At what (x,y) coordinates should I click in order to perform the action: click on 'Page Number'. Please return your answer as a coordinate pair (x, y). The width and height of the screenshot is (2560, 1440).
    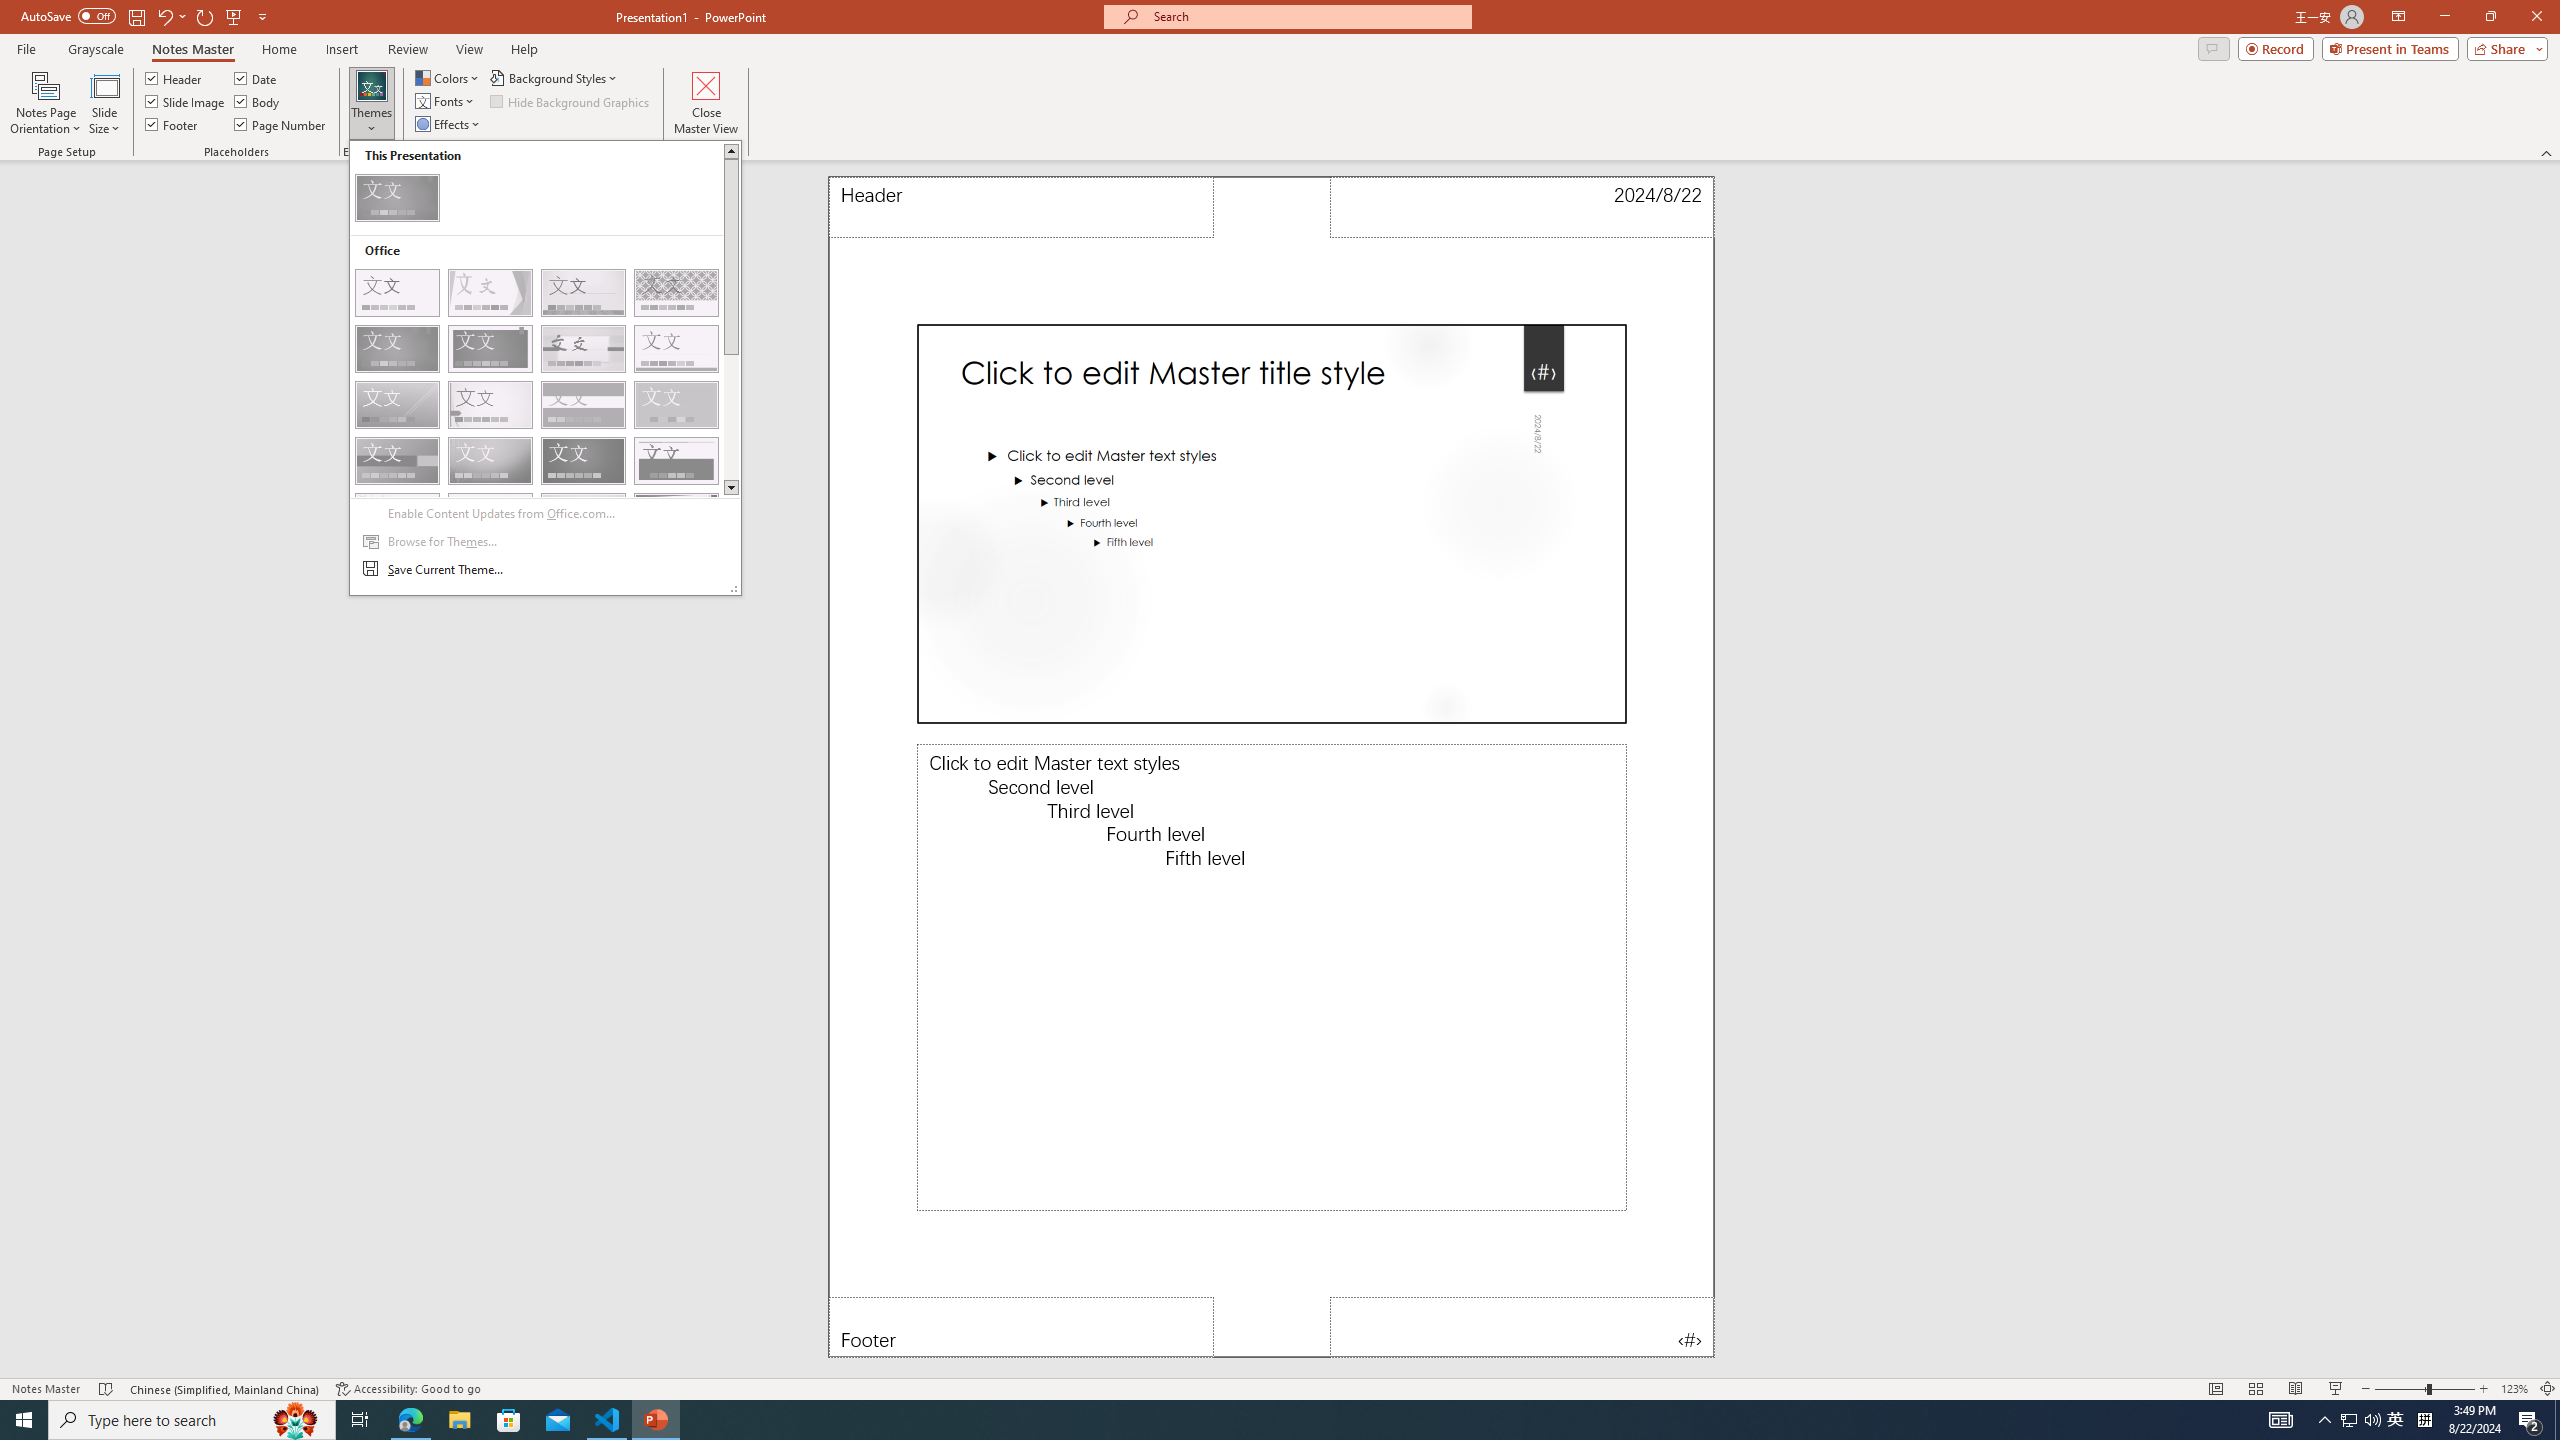
    Looking at the image, I should click on (281, 122).